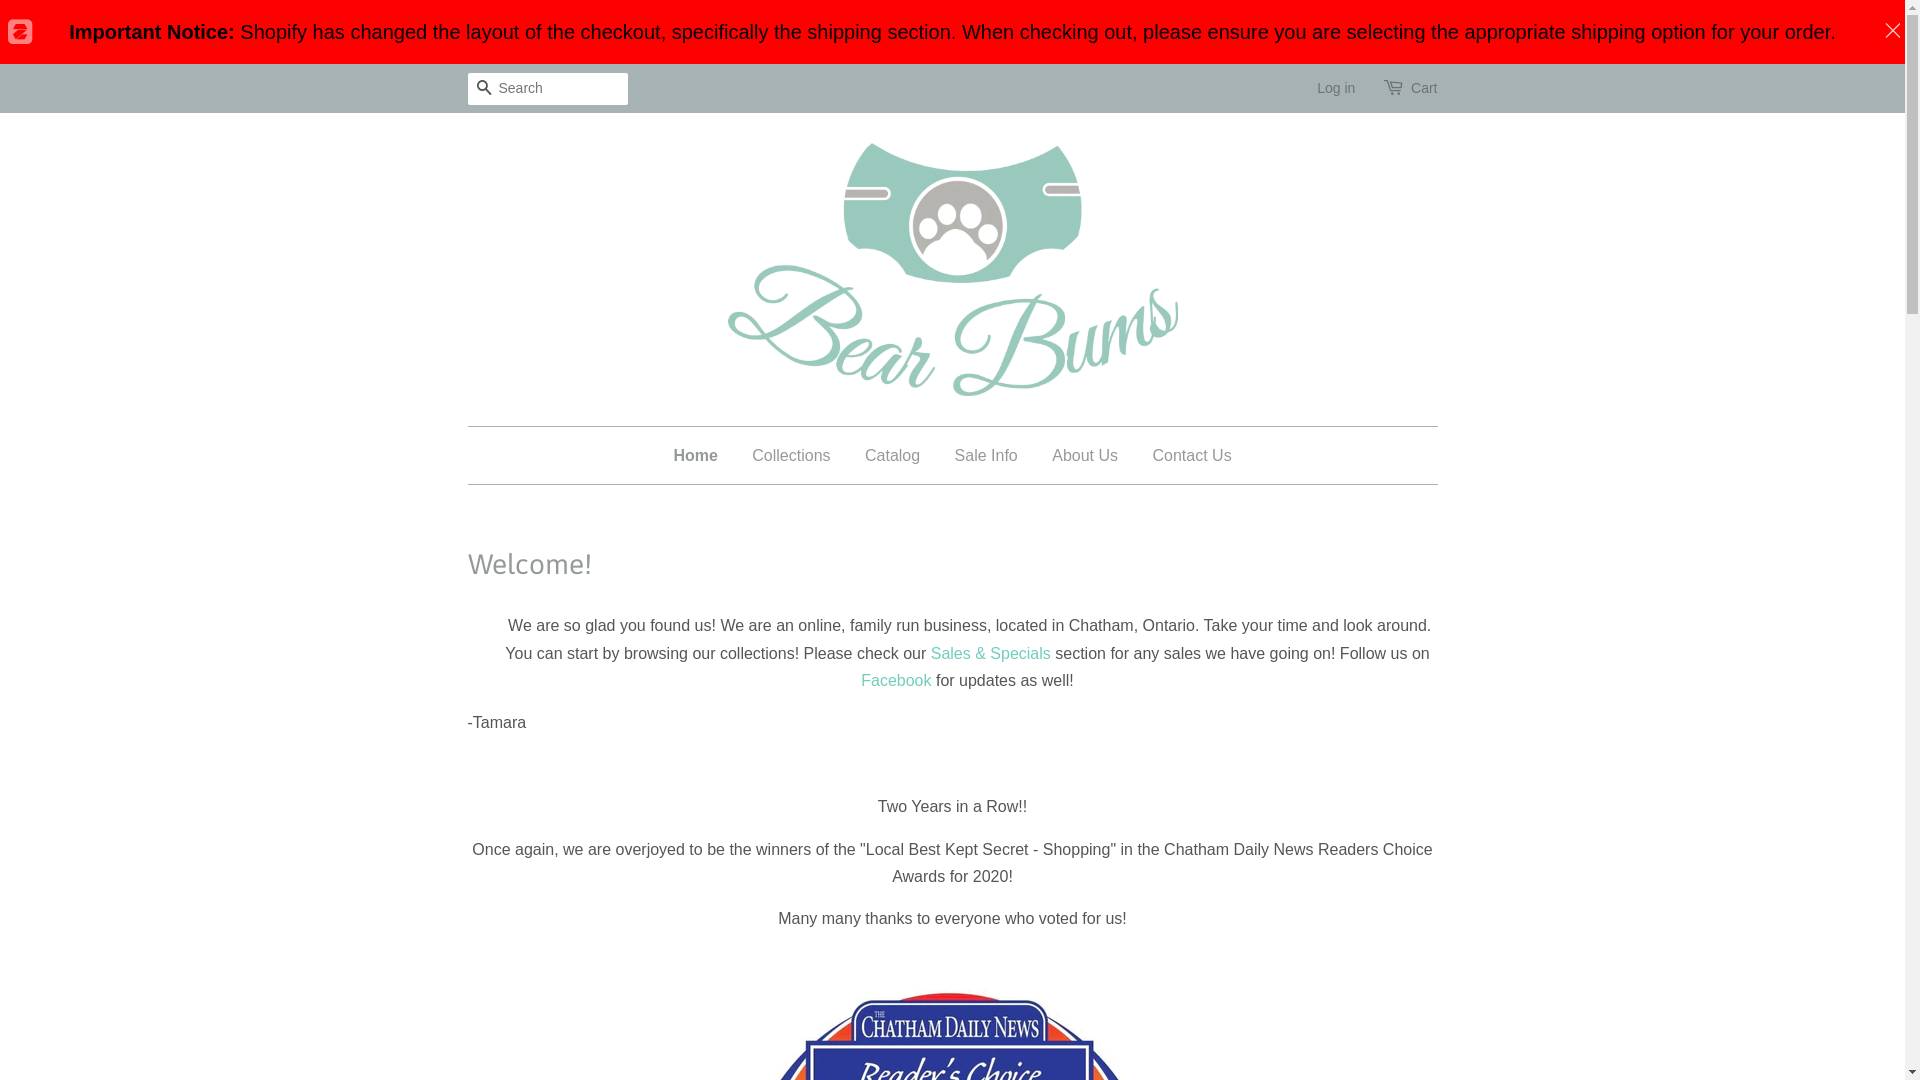  What do you see at coordinates (860, 679) in the screenshot?
I see `'Facebook'` at bounding box center [860, 679].